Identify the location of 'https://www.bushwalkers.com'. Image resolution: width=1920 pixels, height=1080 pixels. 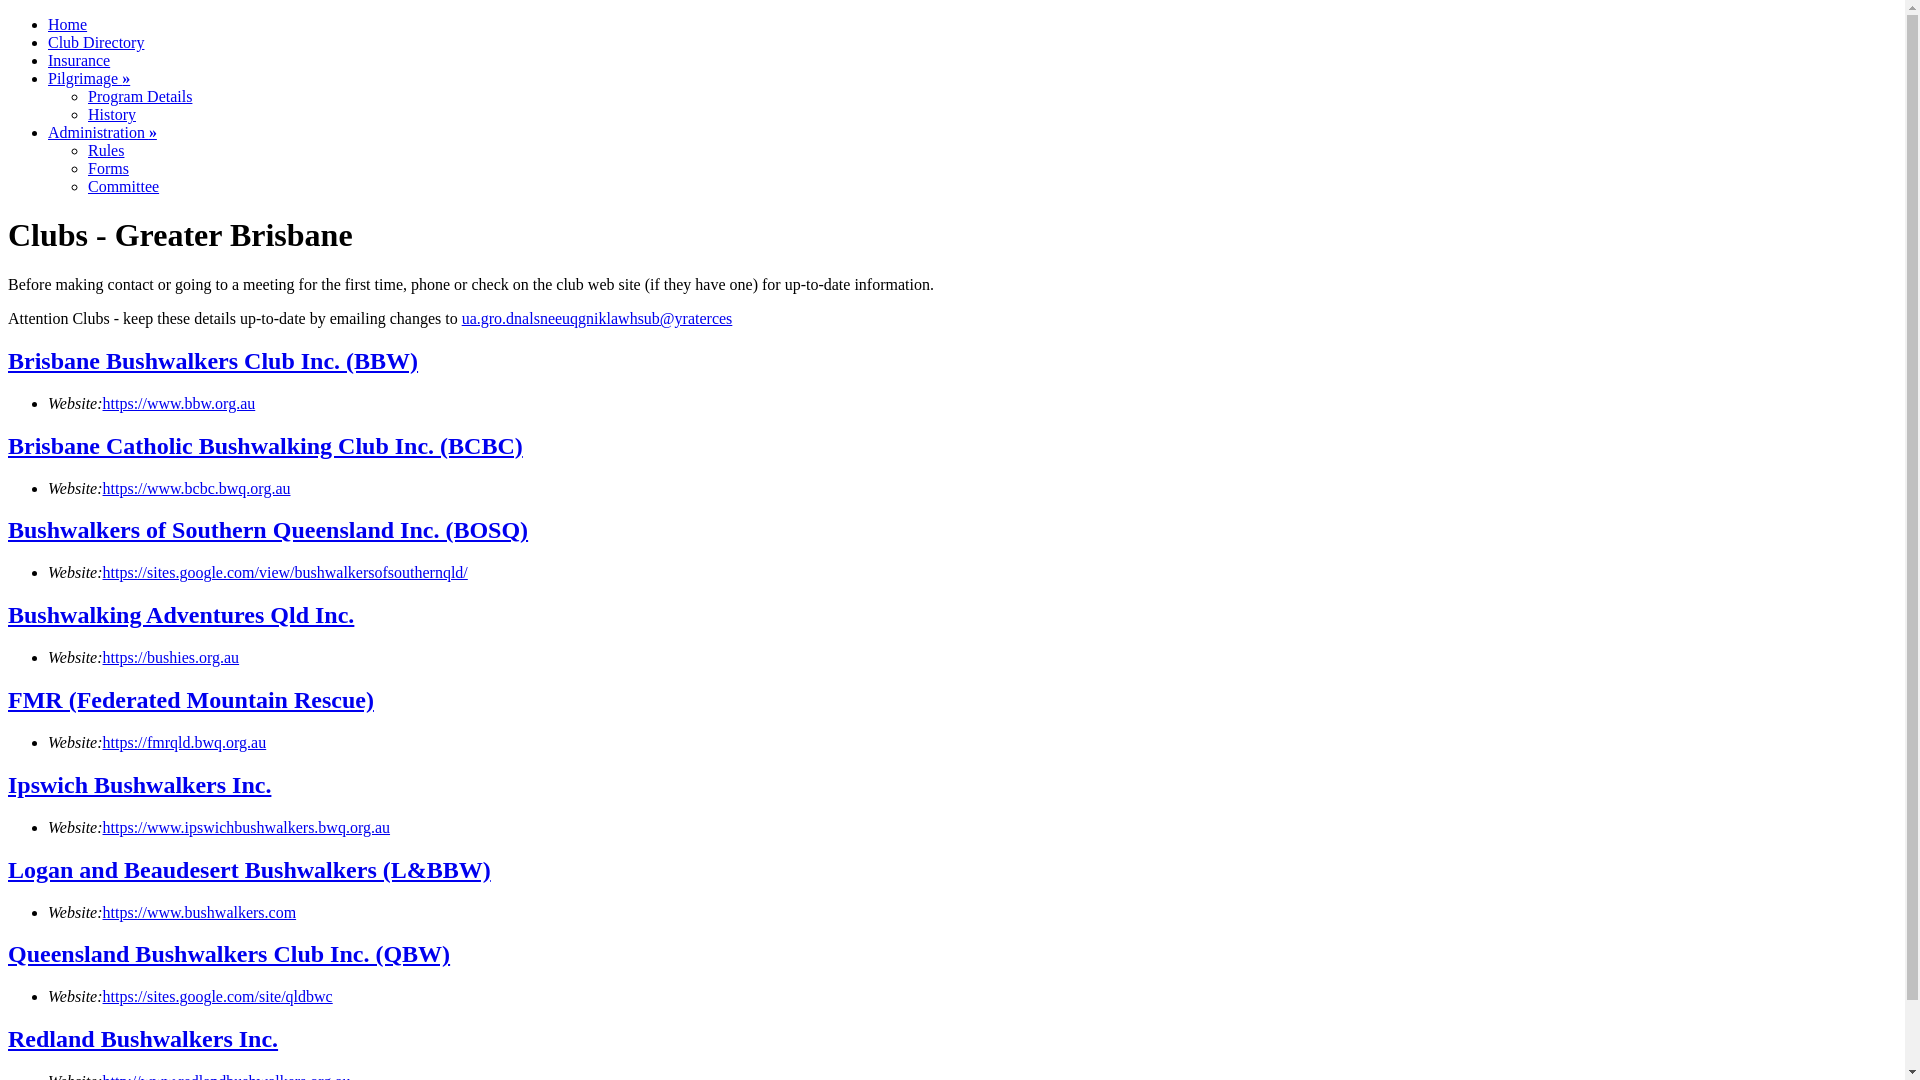
(200, 912).